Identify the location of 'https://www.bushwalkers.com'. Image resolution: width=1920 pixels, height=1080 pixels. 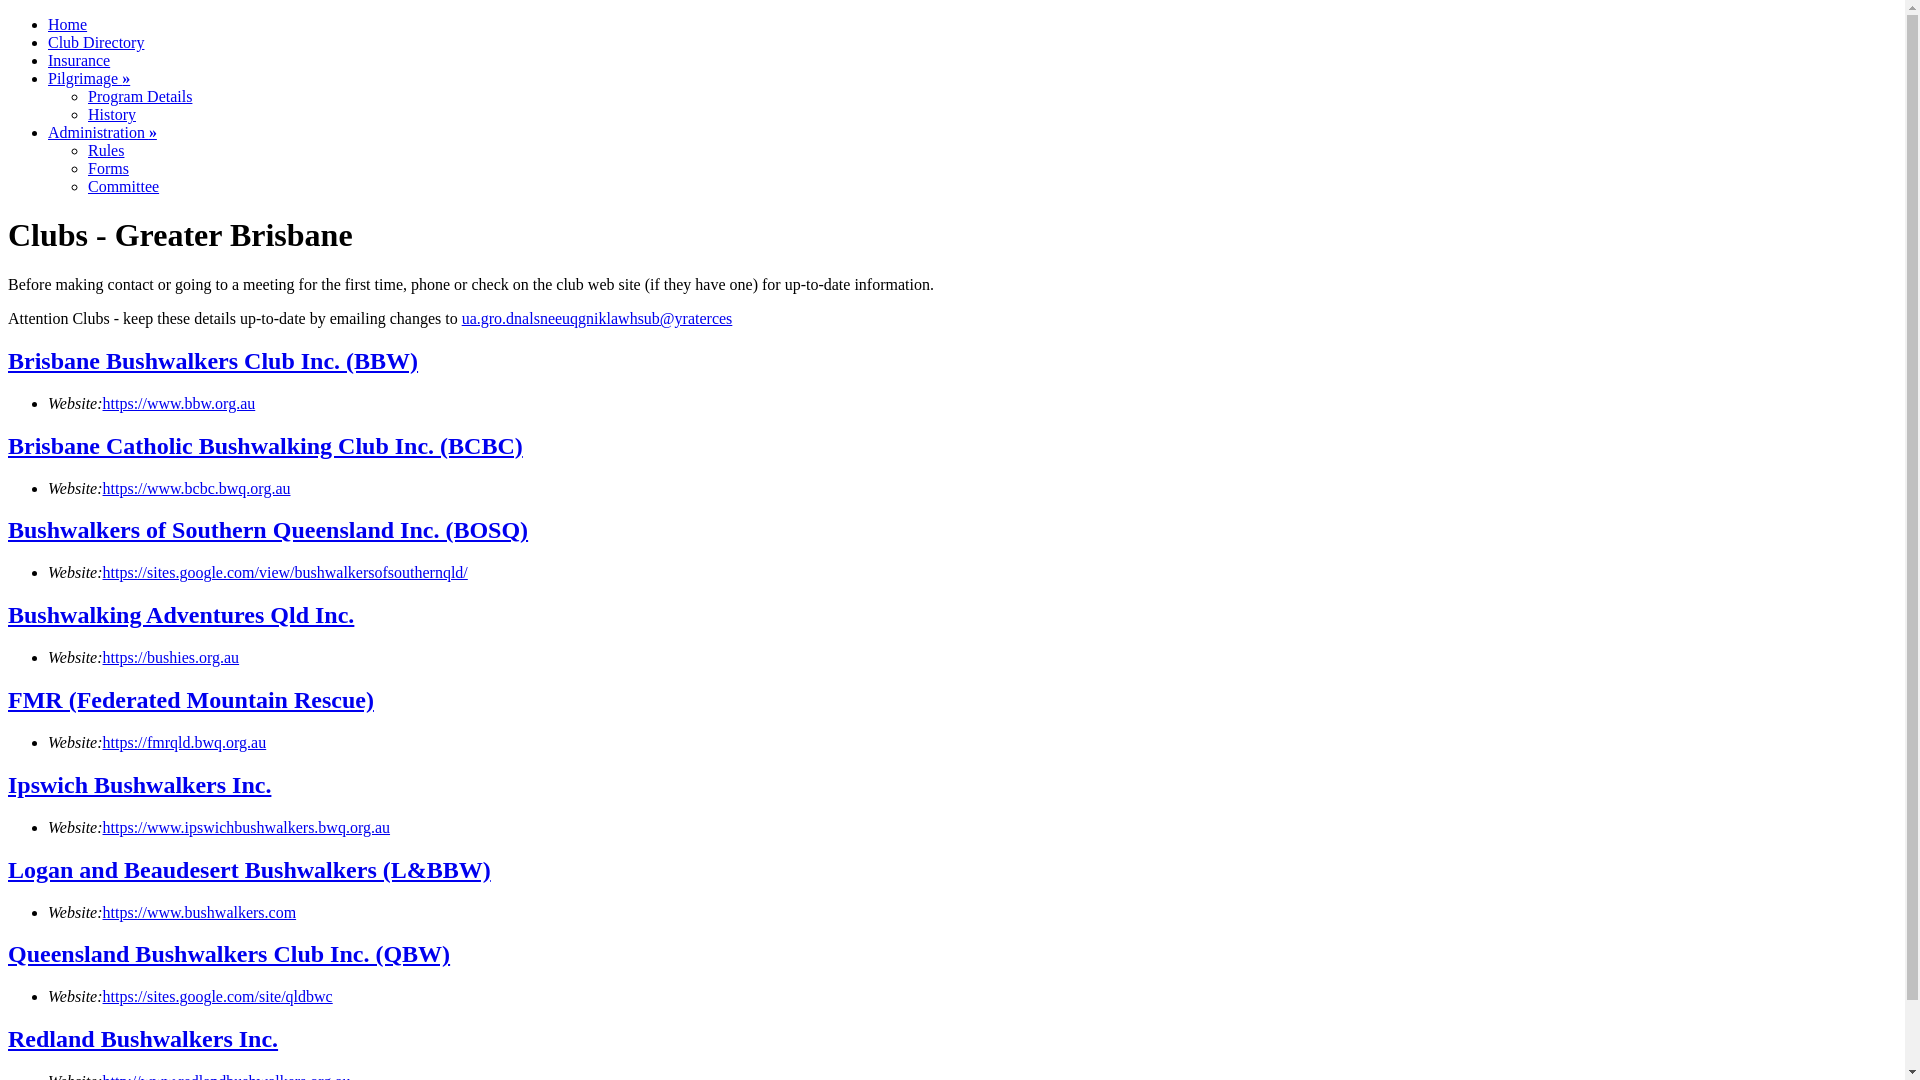
(200, 912).